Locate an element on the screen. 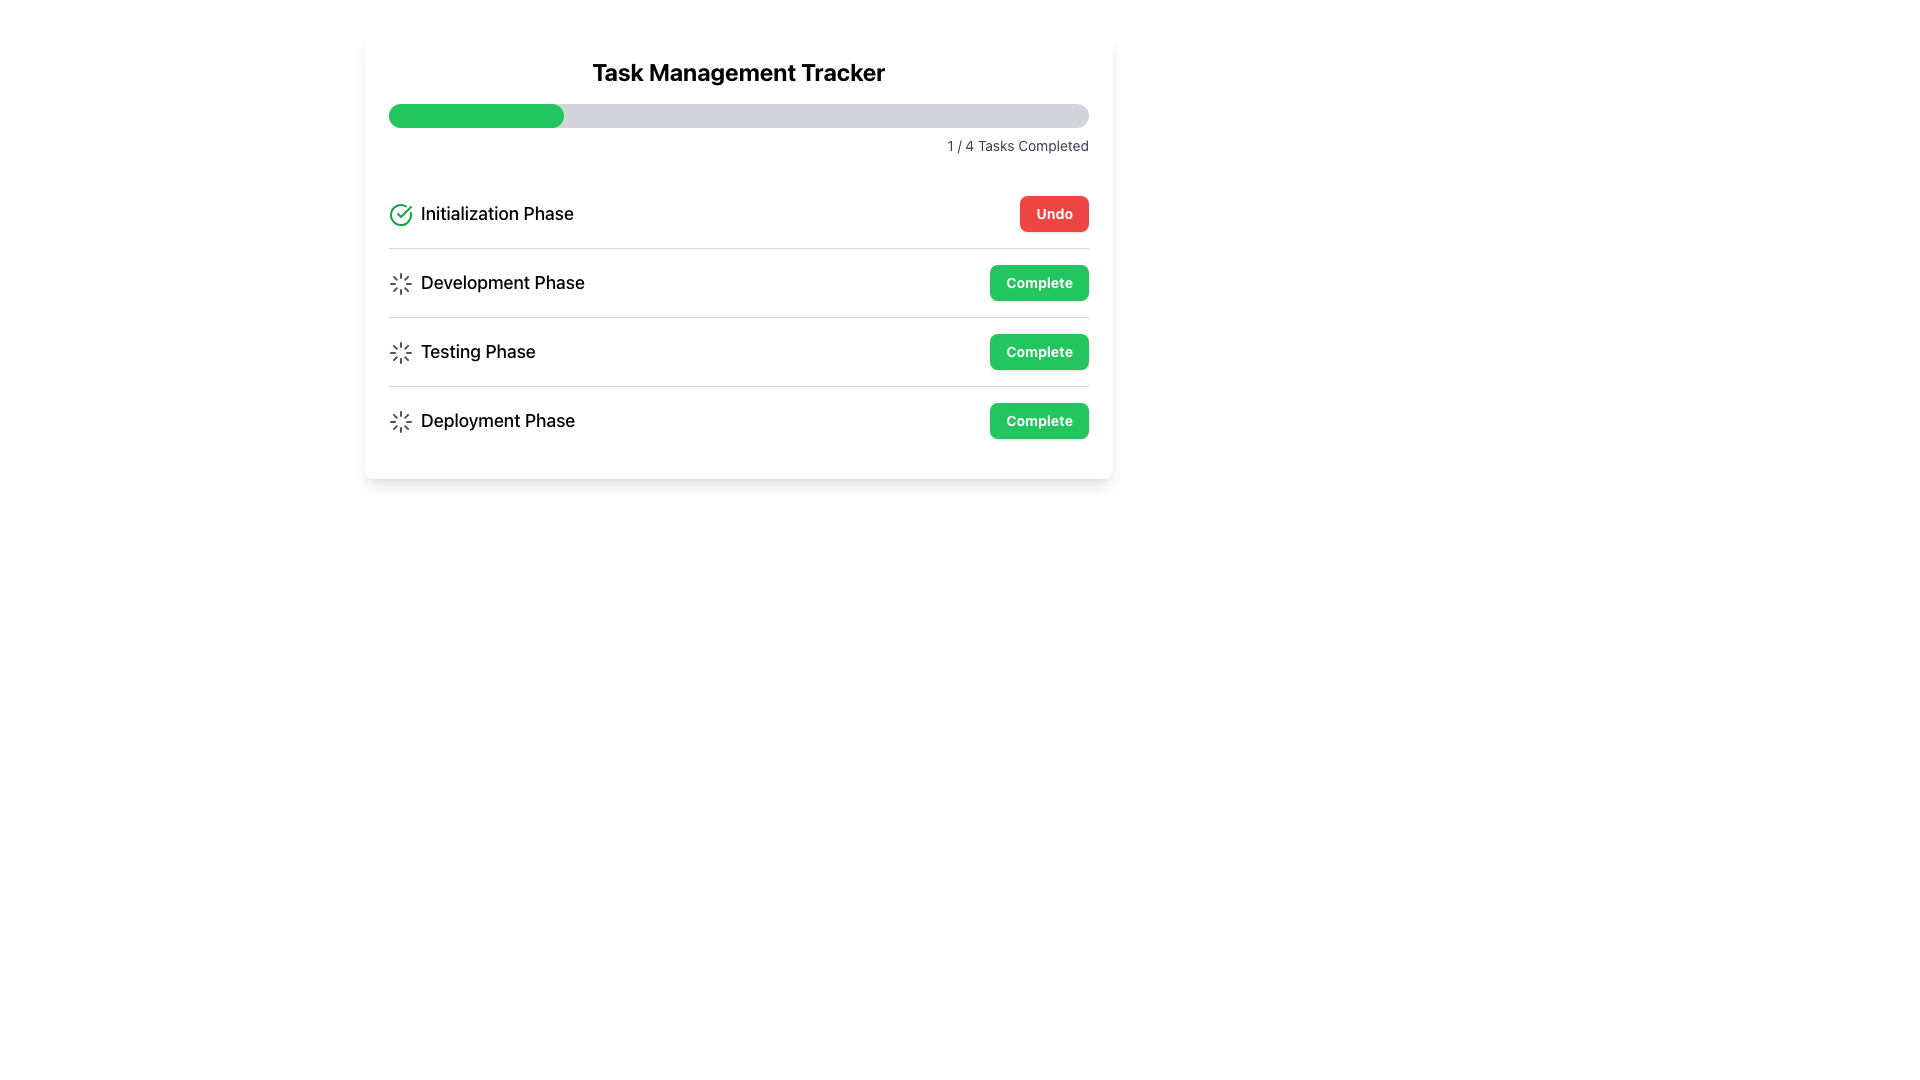 This screenshot has height=1080, width=1920. the 'Deployment Phase' task status row is located at coordinates (738, 419).